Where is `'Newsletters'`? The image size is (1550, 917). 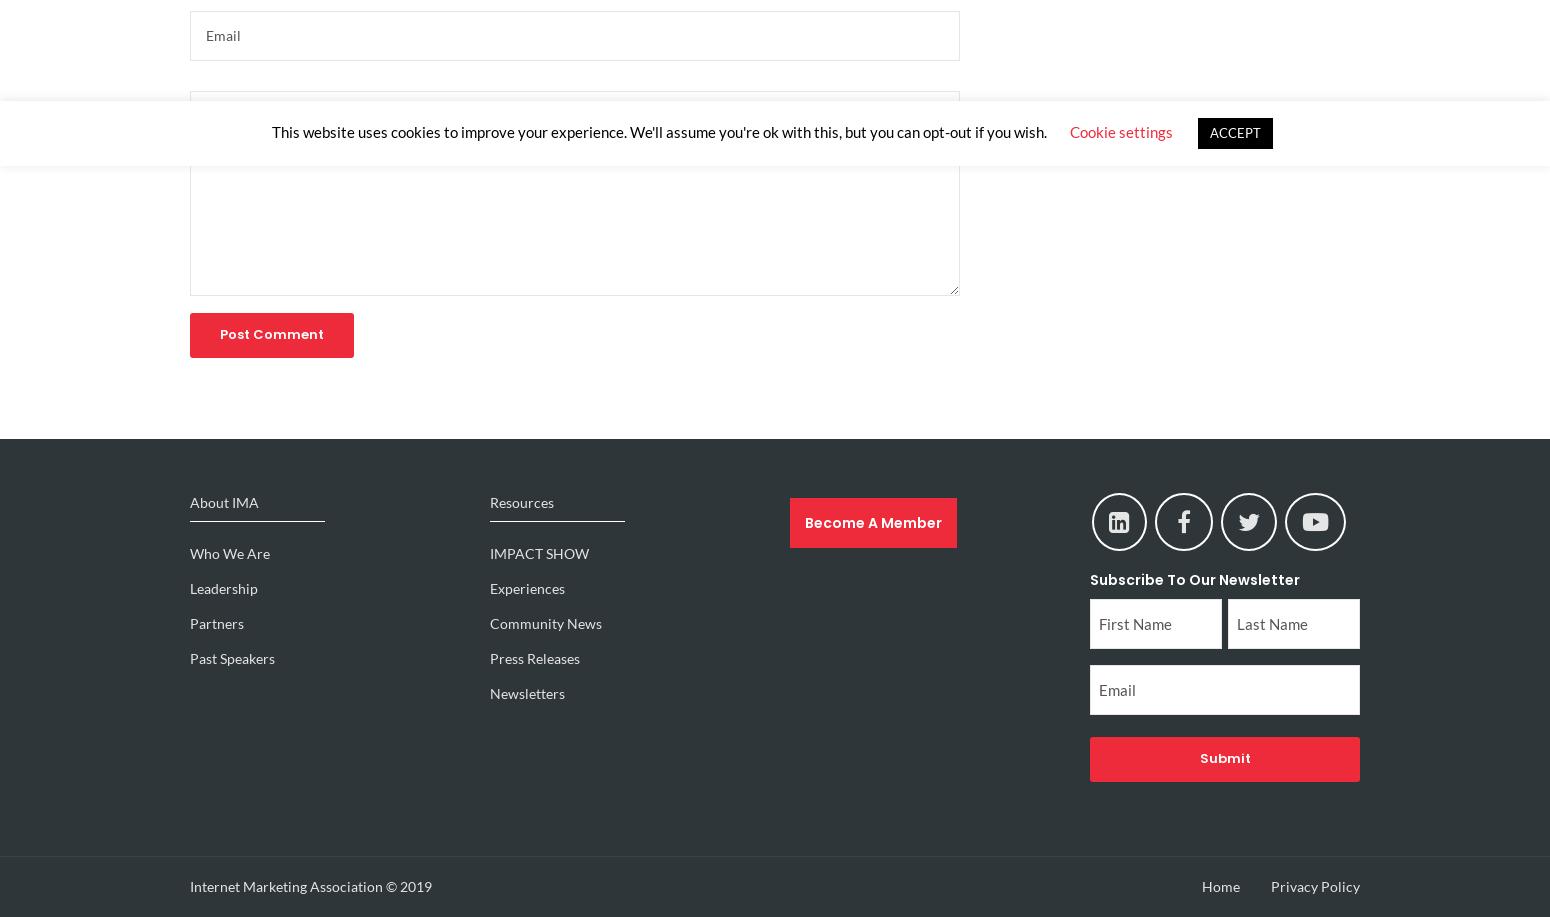 'Newsletters' is located at coordinates (526, 693).